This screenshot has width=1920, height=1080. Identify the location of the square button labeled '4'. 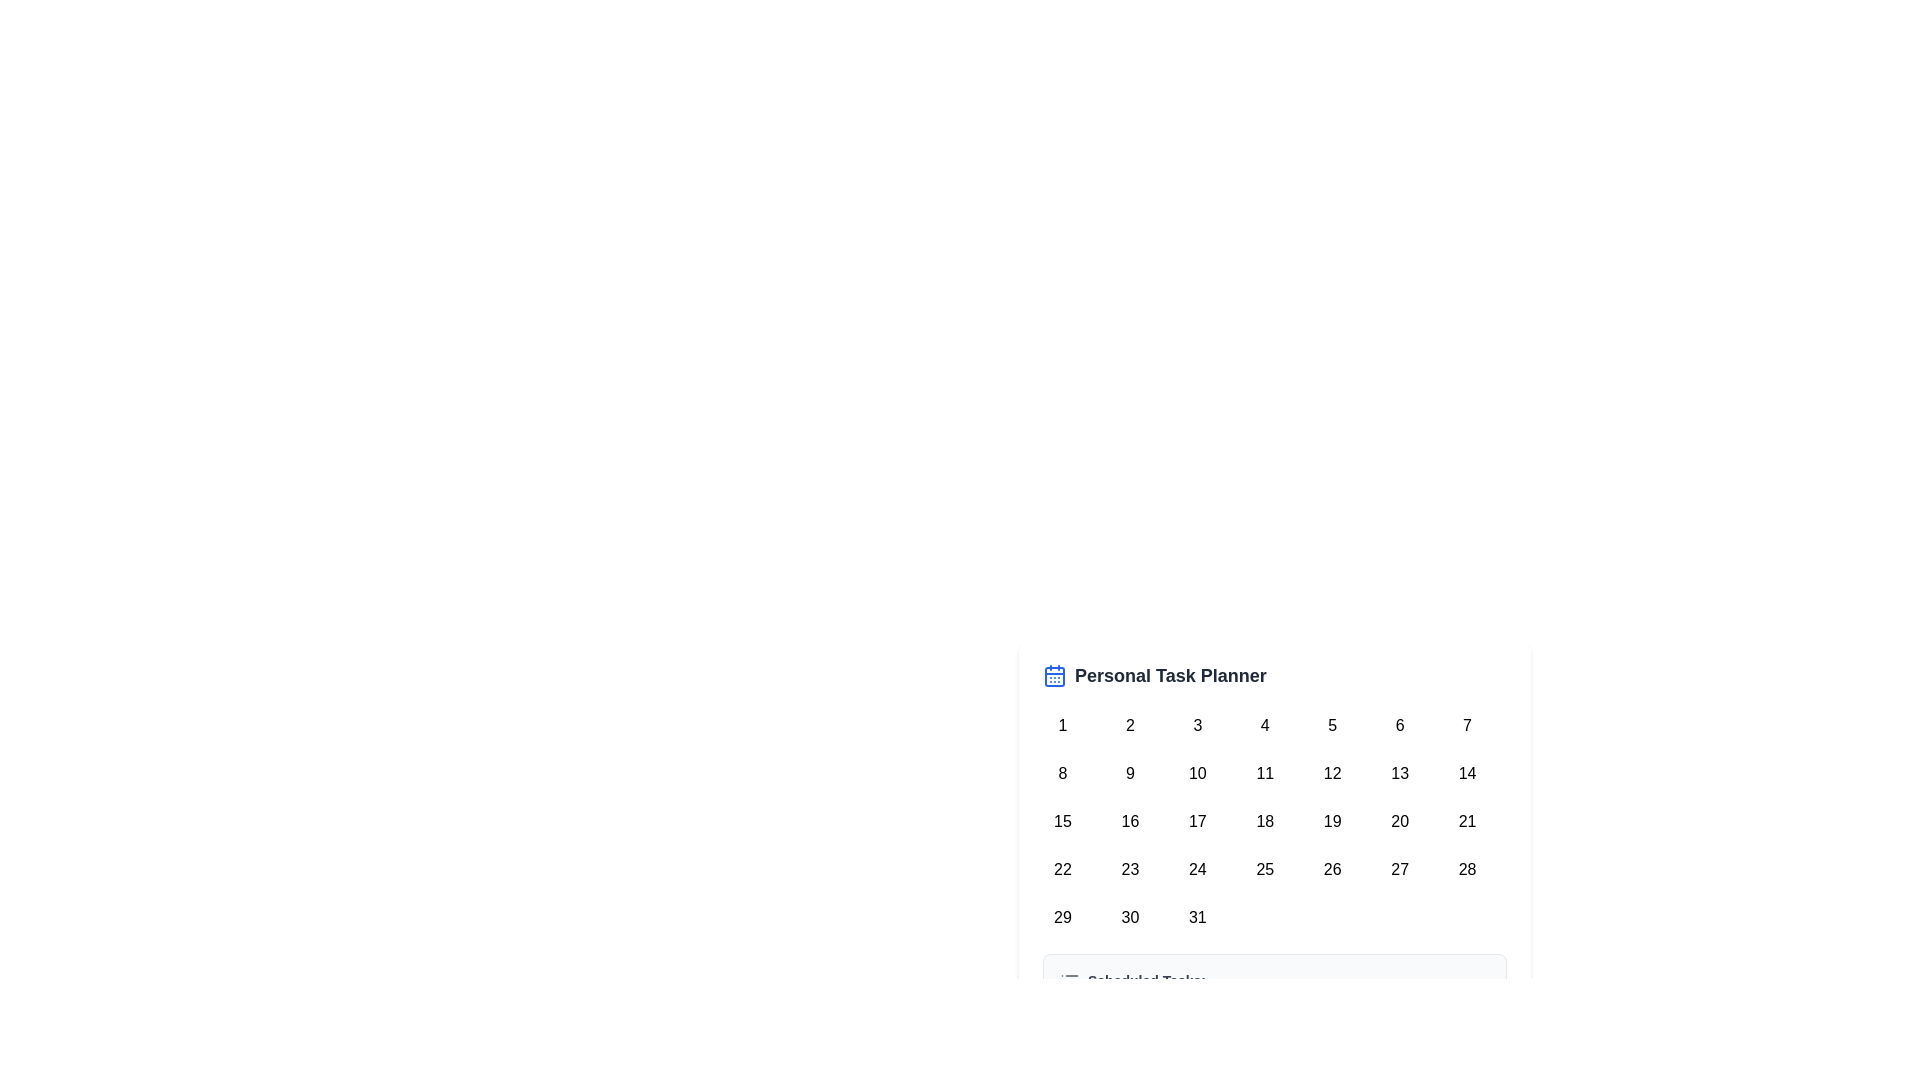
(1264, 725).